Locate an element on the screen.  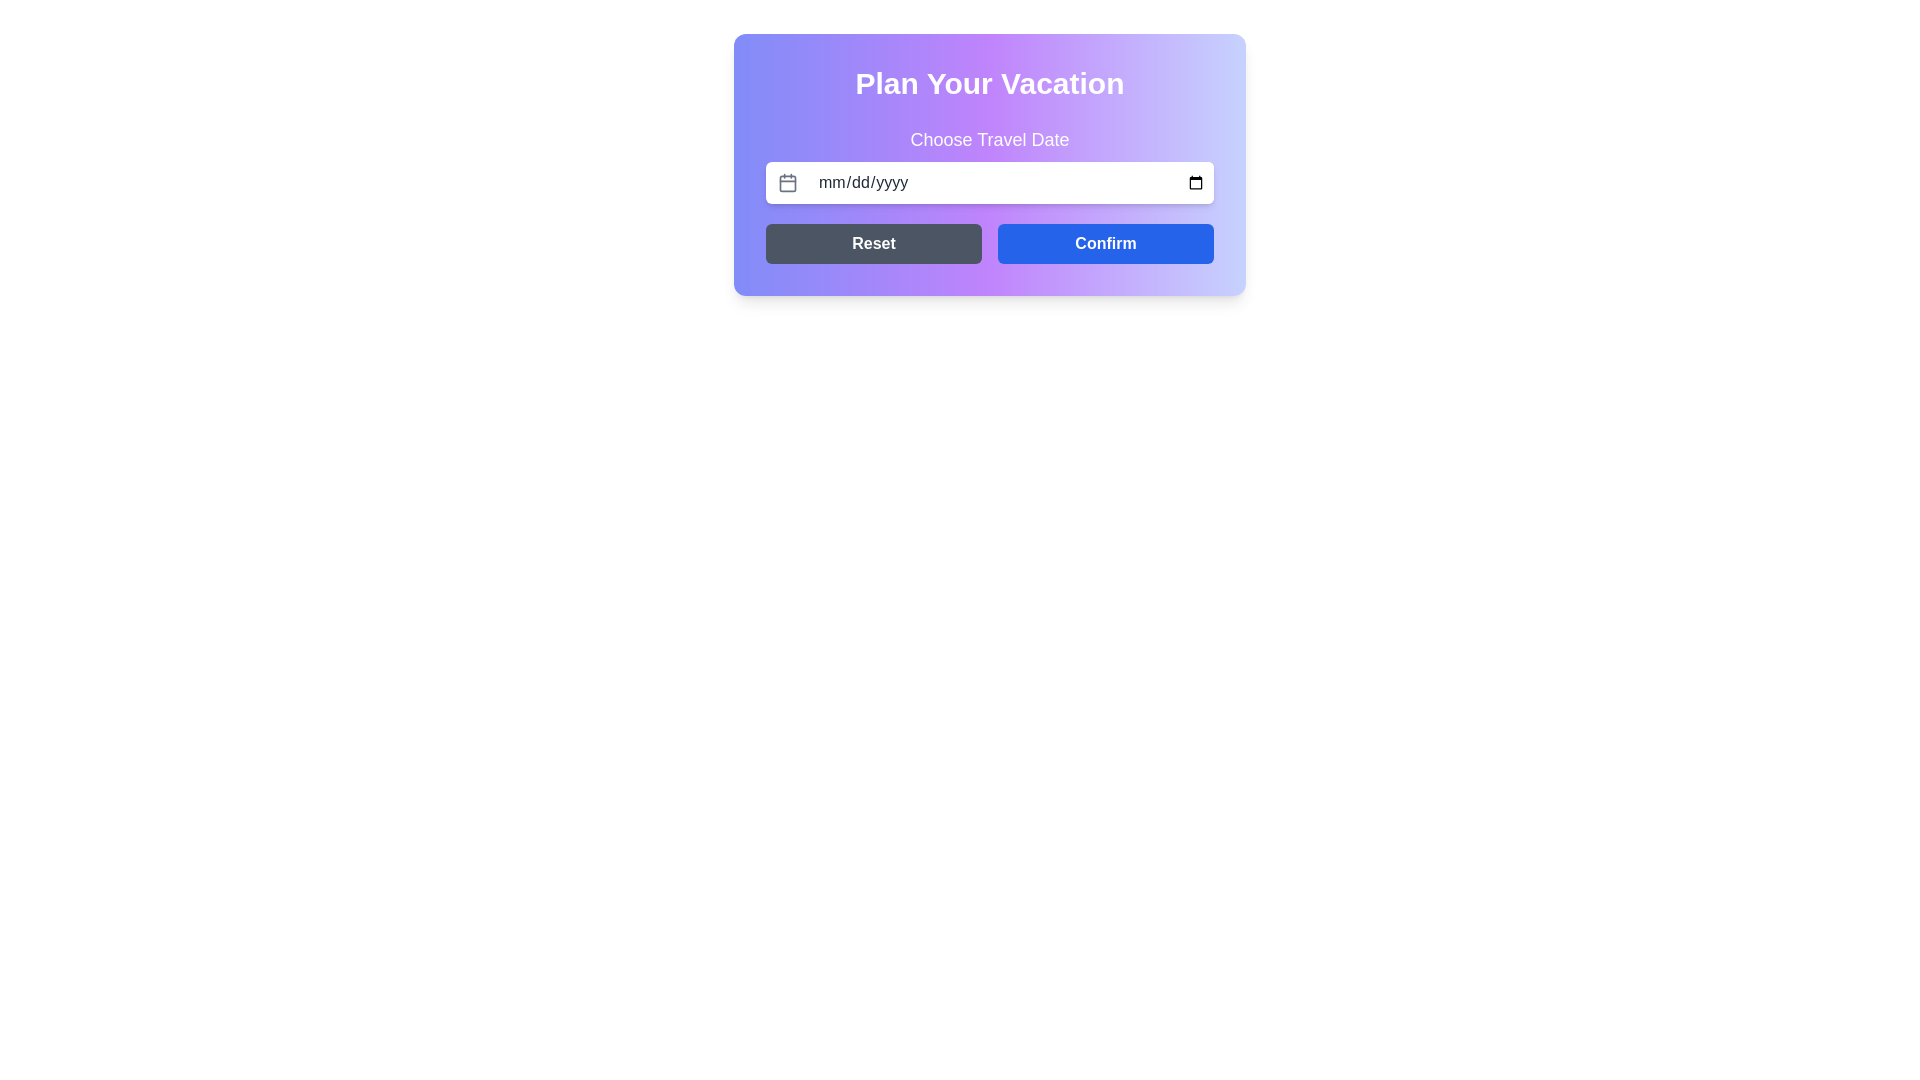
the calendar icon element with rounded corners located to the right of the date input field is located at coordinates (786, 182).